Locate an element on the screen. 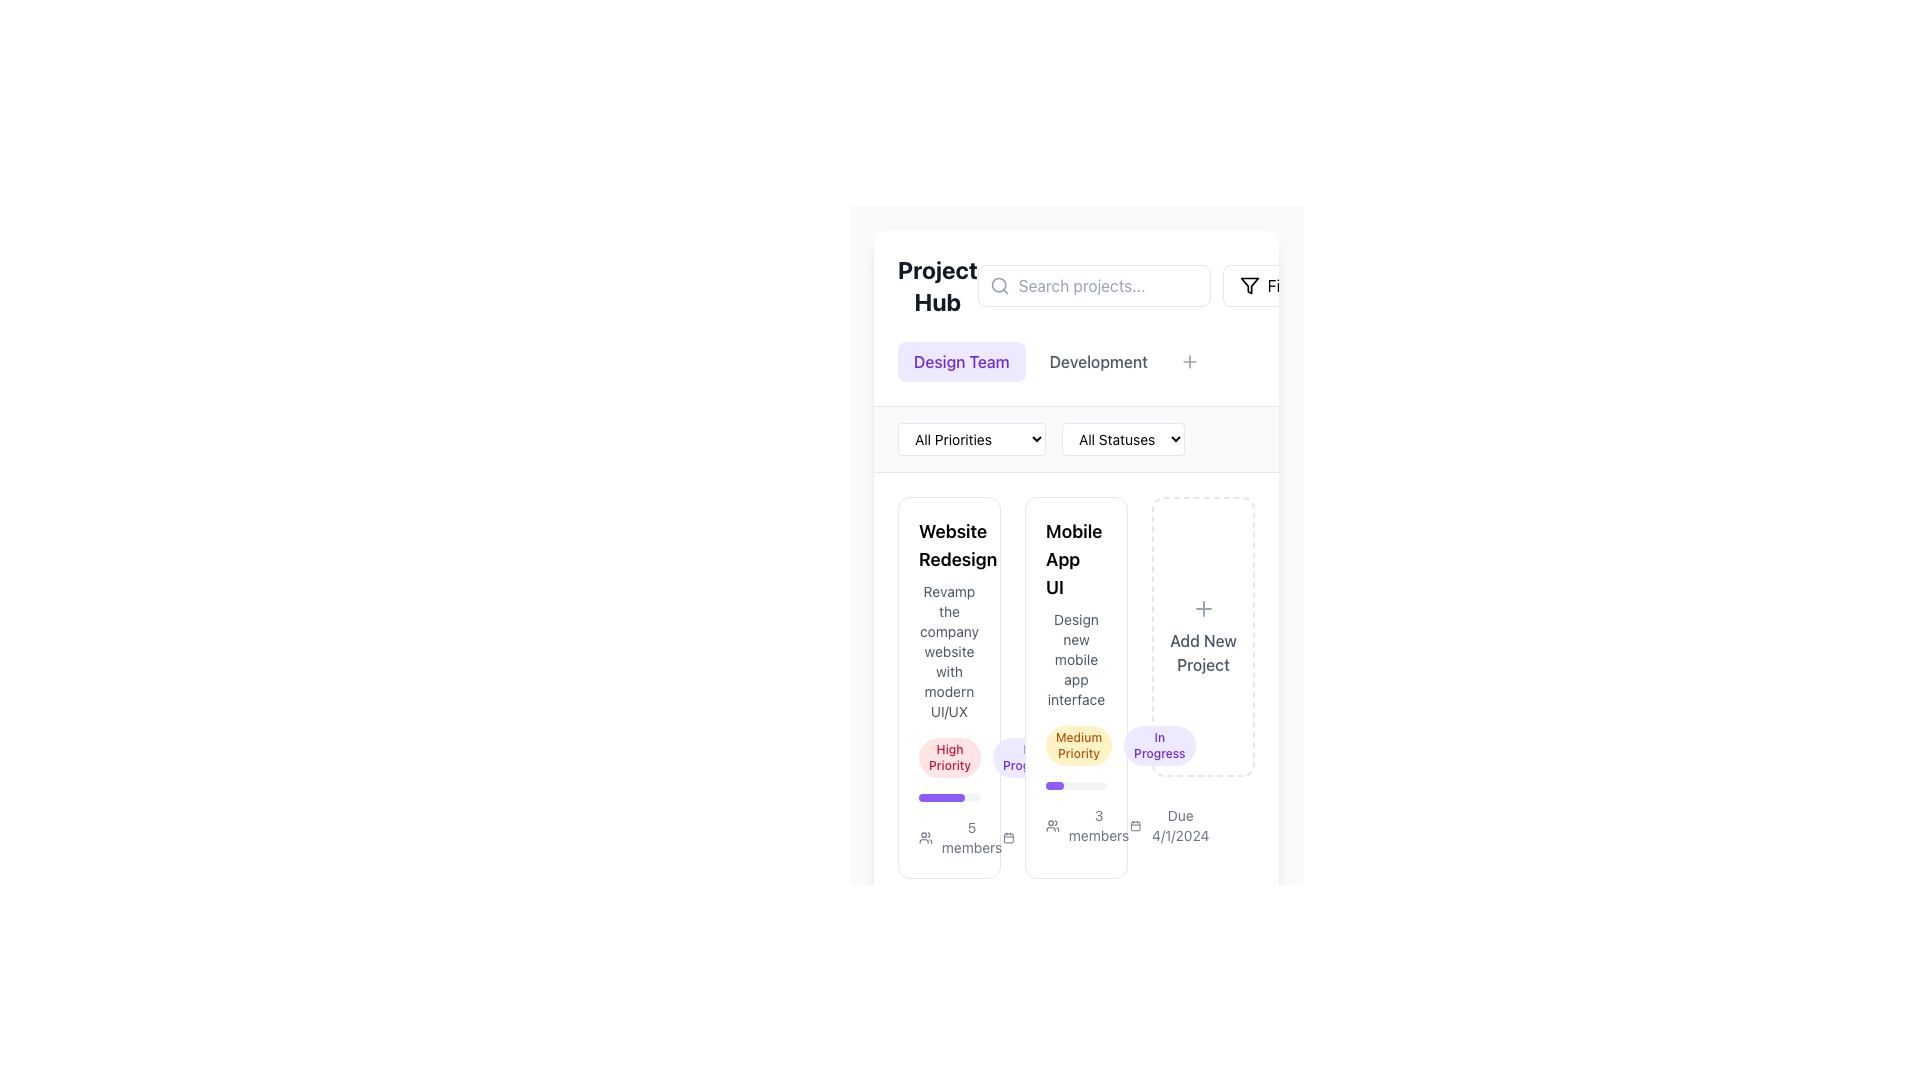 The width and height of the screenshot is (1920, 1080). the label displaying the number of members associated with the 'Mobile App UI' project, located in the lower part of the project card above the due date information is located at coordinates (1087, 825).